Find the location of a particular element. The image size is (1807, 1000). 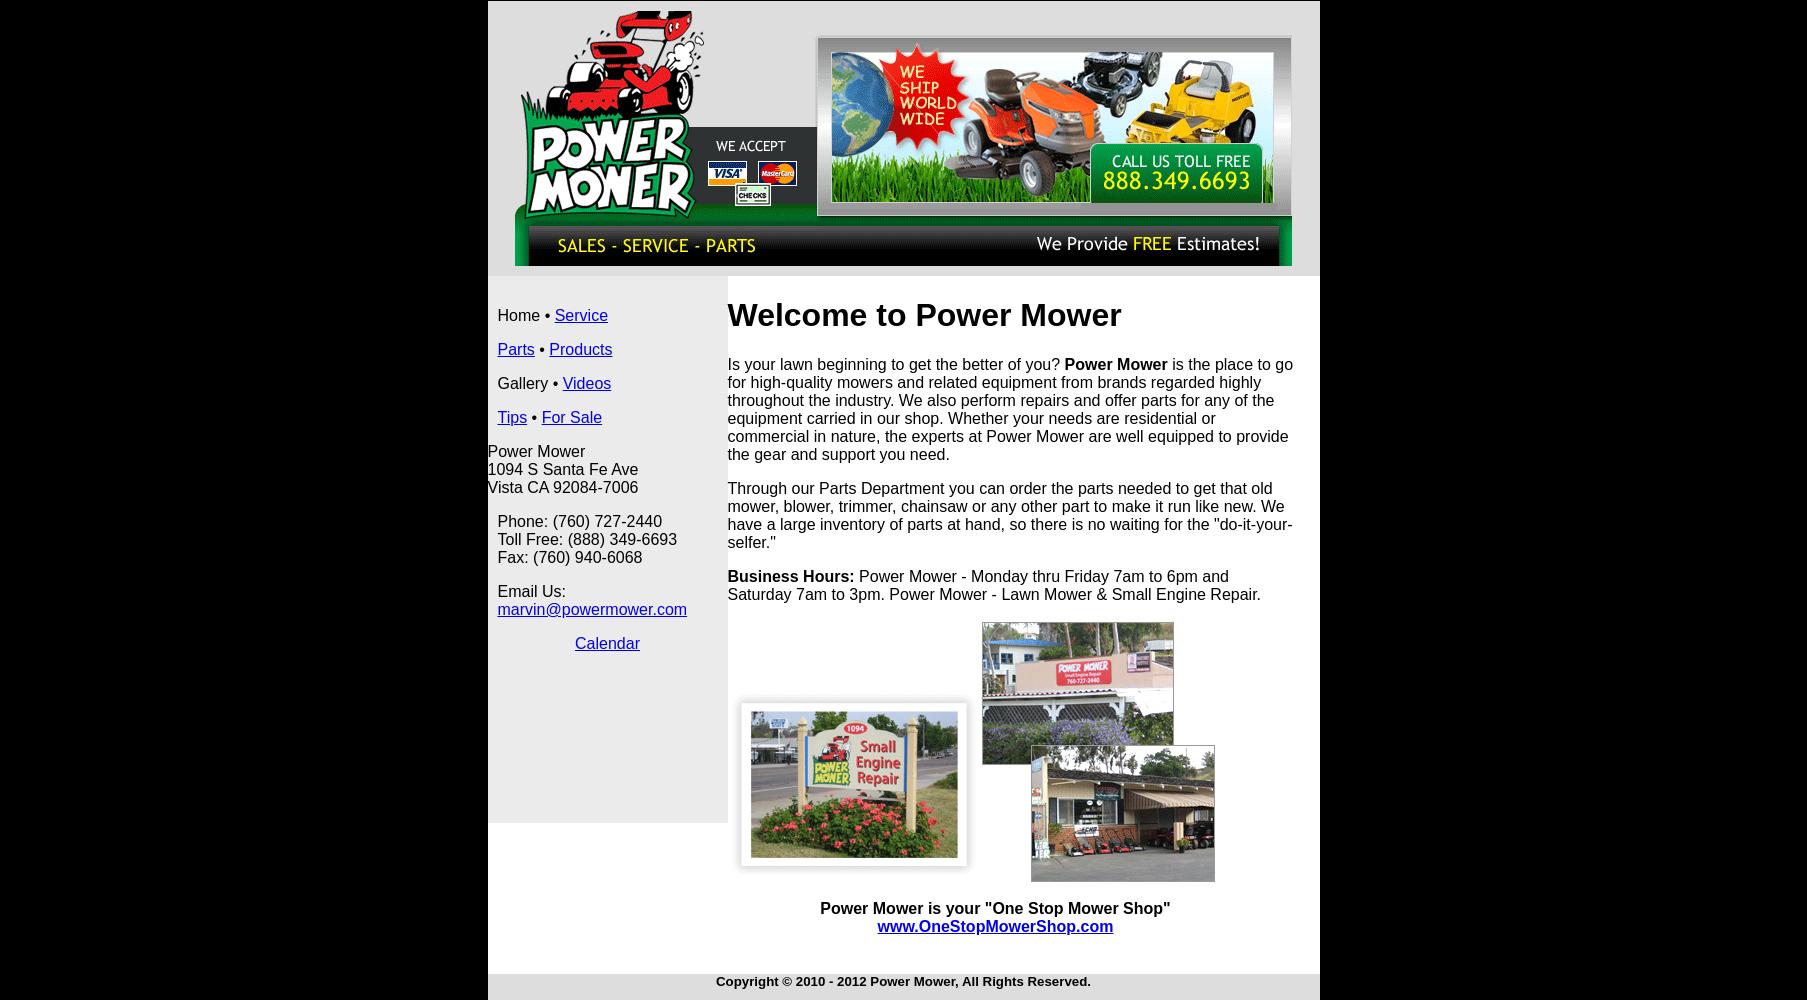

'1094 S Santa Fe Ave' is located at coordinates (562, 468).